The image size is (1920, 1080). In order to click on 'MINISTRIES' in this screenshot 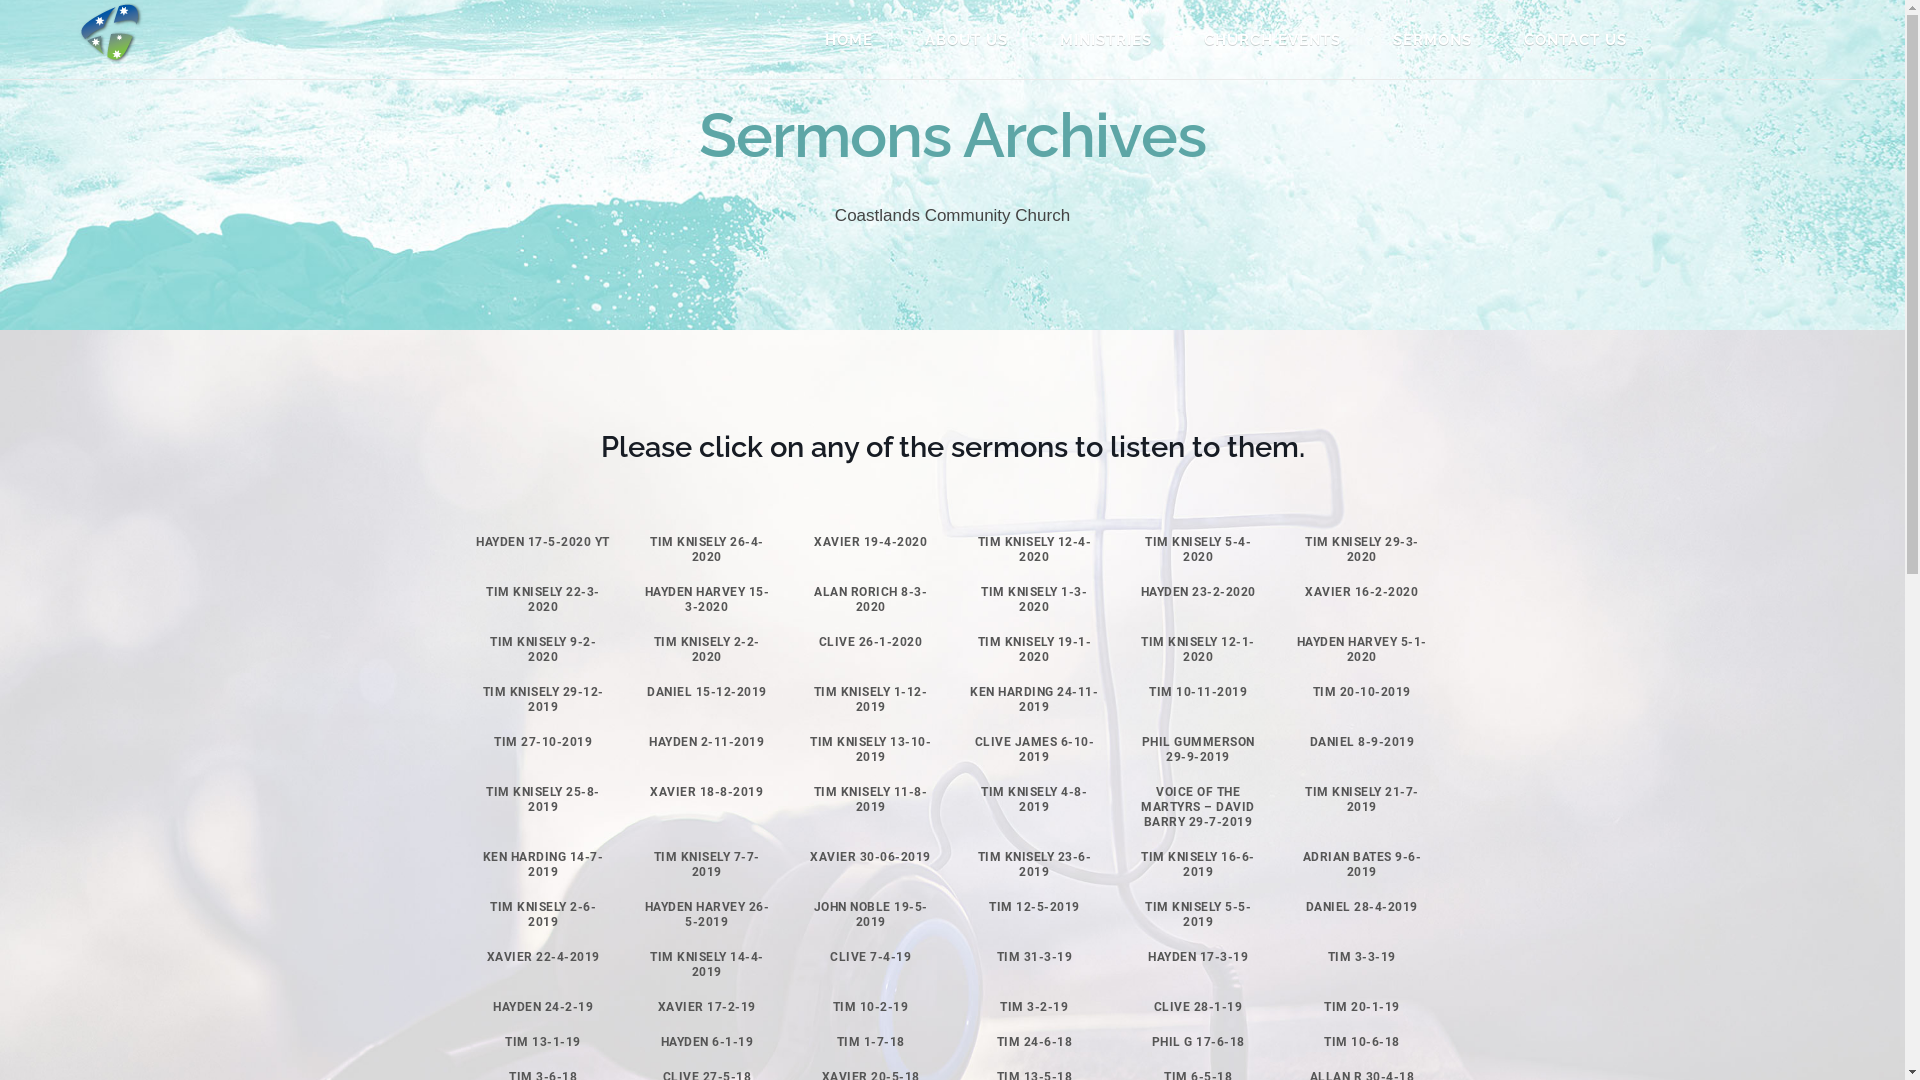, I will do `click(1112, 39)`.